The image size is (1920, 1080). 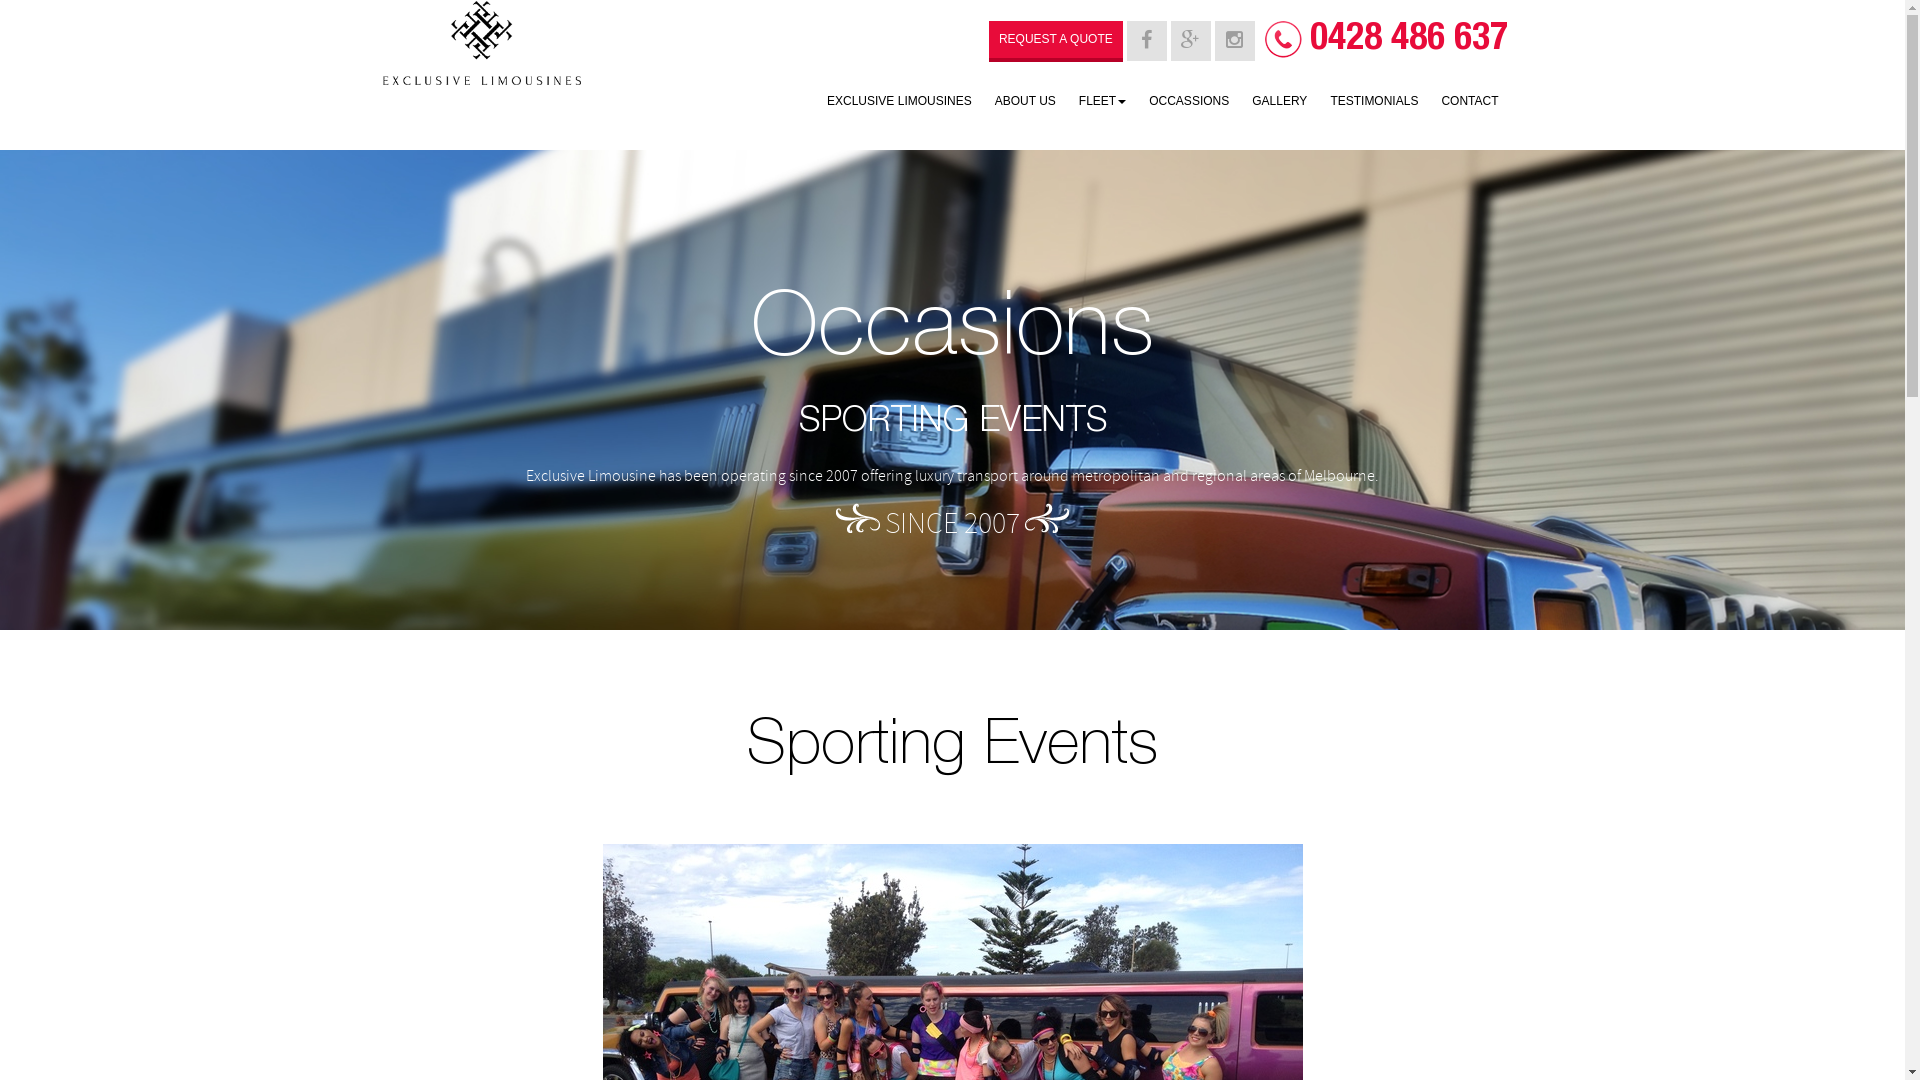 I want to click on 'OCCASSIONS', so click(x=1189, y=103).